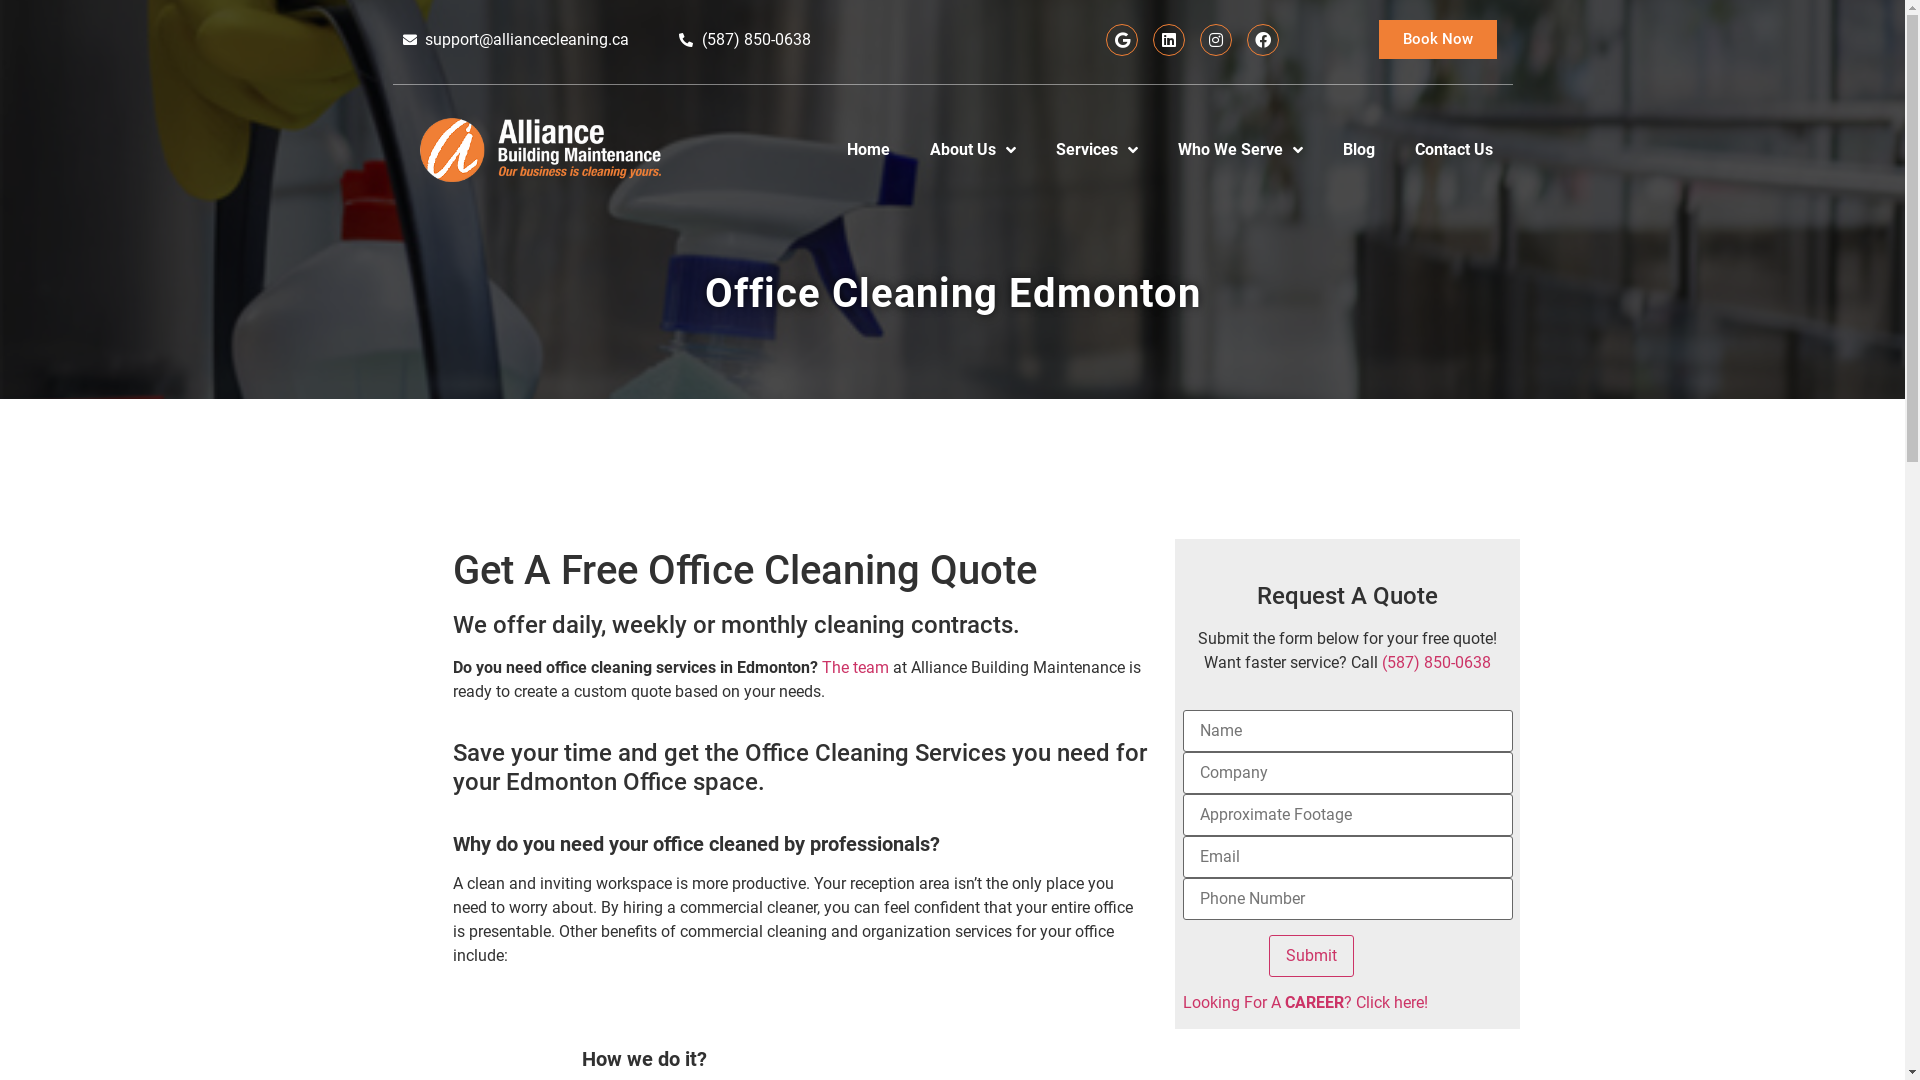 This screenshot has height=1080, width=1920. What do you see at coordinates (855, 667) in the screenshot?
I see `'The team'` at bounding box center [855, 667].